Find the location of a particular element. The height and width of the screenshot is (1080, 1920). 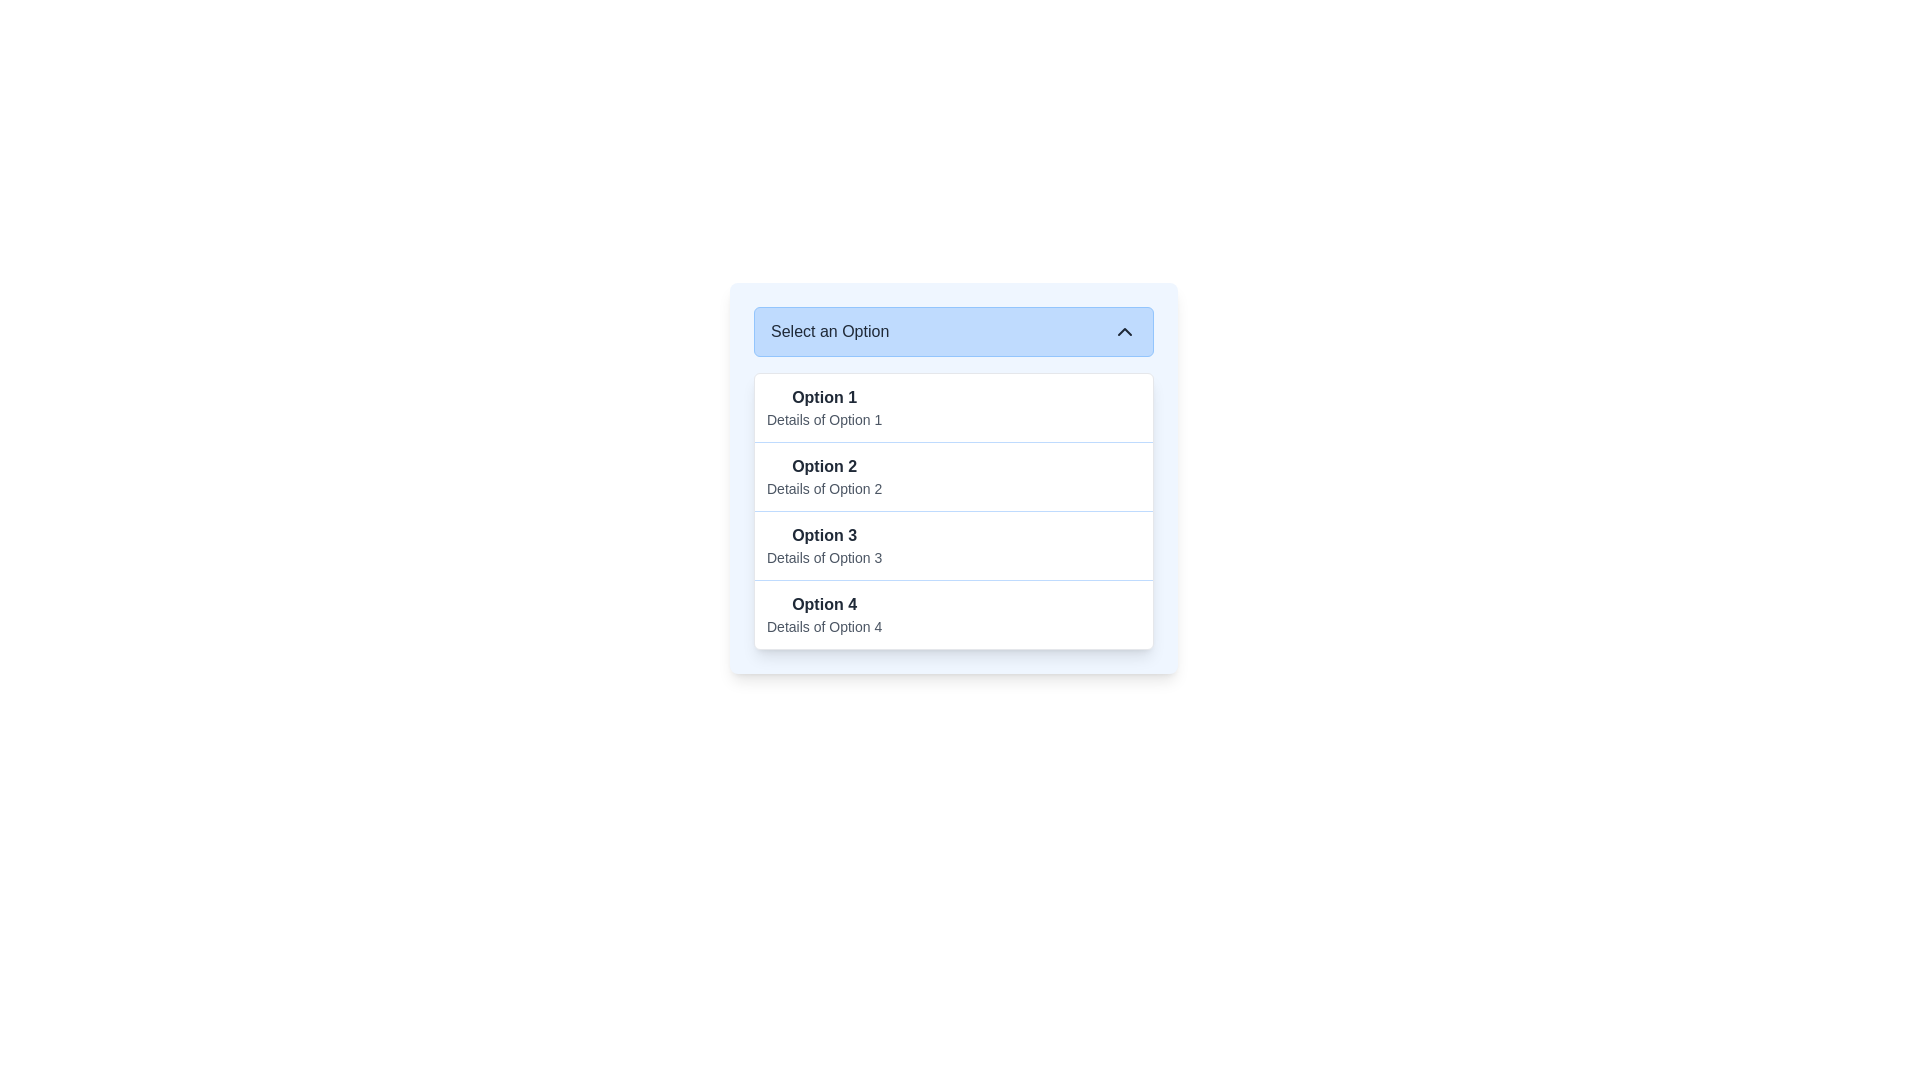

the dropdown list item labeled 'Option 2' is located at coordinates (953, 475).